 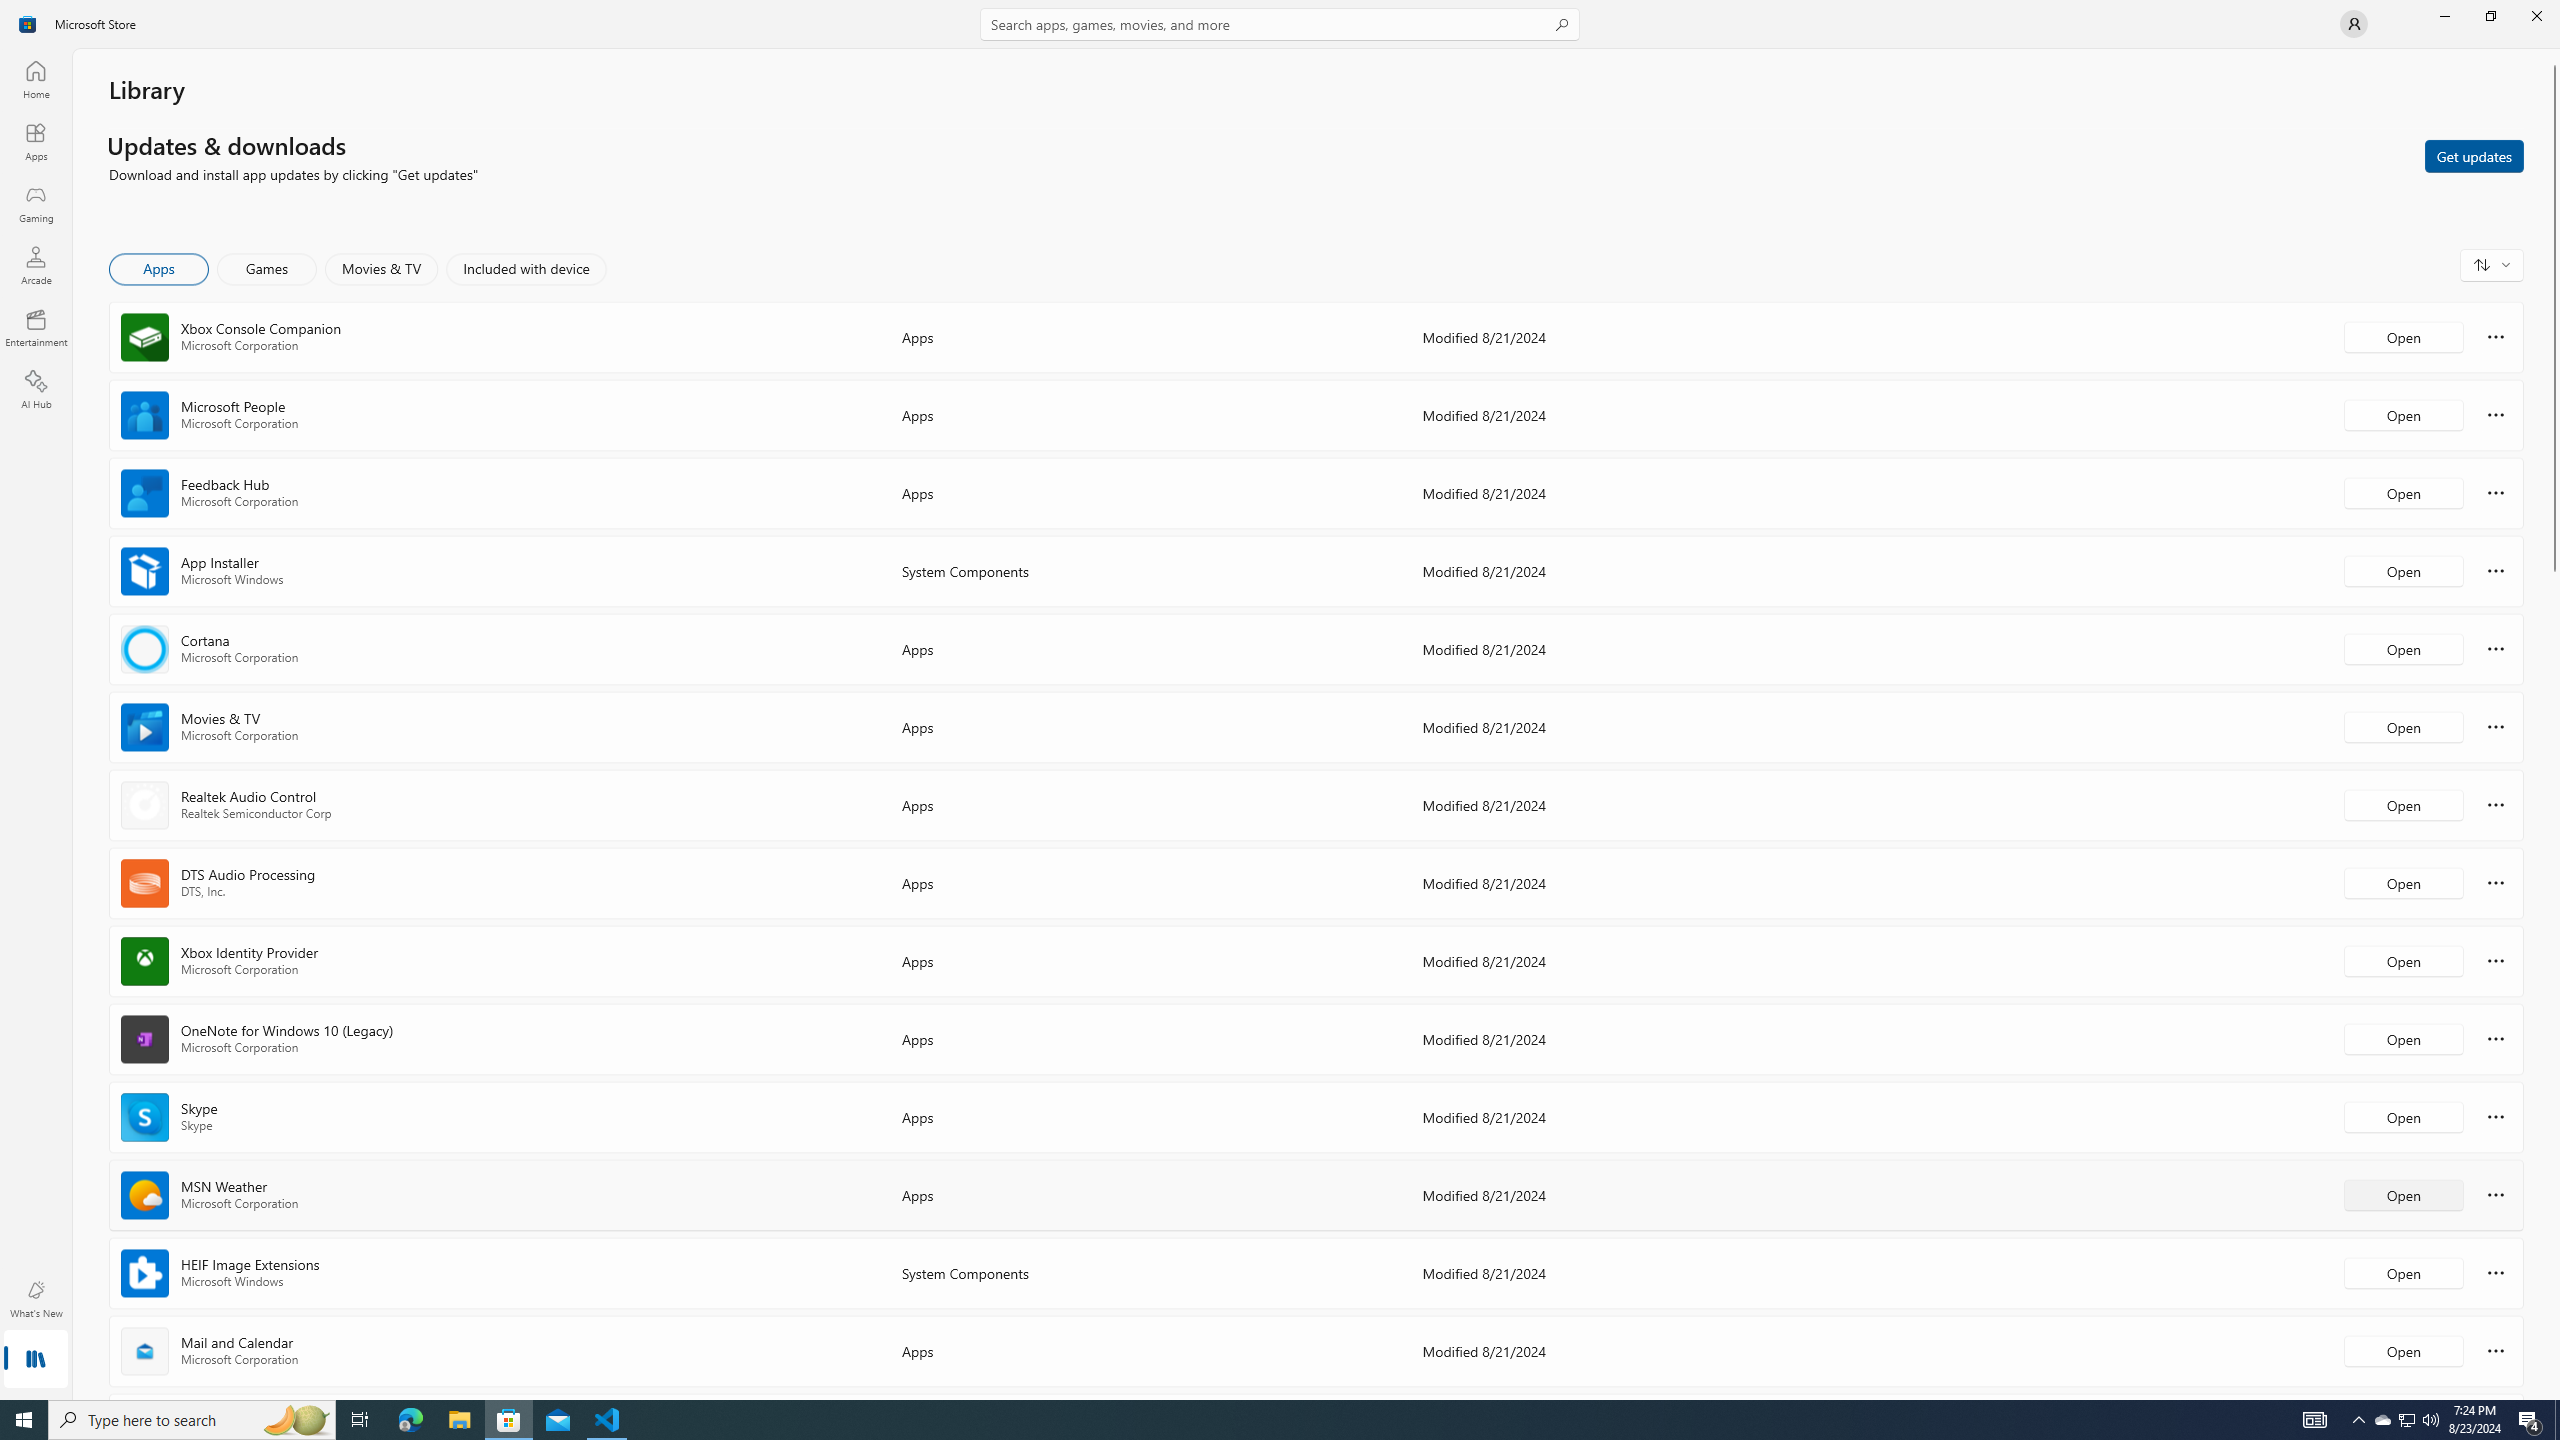 What do you see at coordinates (2490, 15) in the screenshot?
I see `'Restore Microsoft Store'` at bounding box center [2490, 15].